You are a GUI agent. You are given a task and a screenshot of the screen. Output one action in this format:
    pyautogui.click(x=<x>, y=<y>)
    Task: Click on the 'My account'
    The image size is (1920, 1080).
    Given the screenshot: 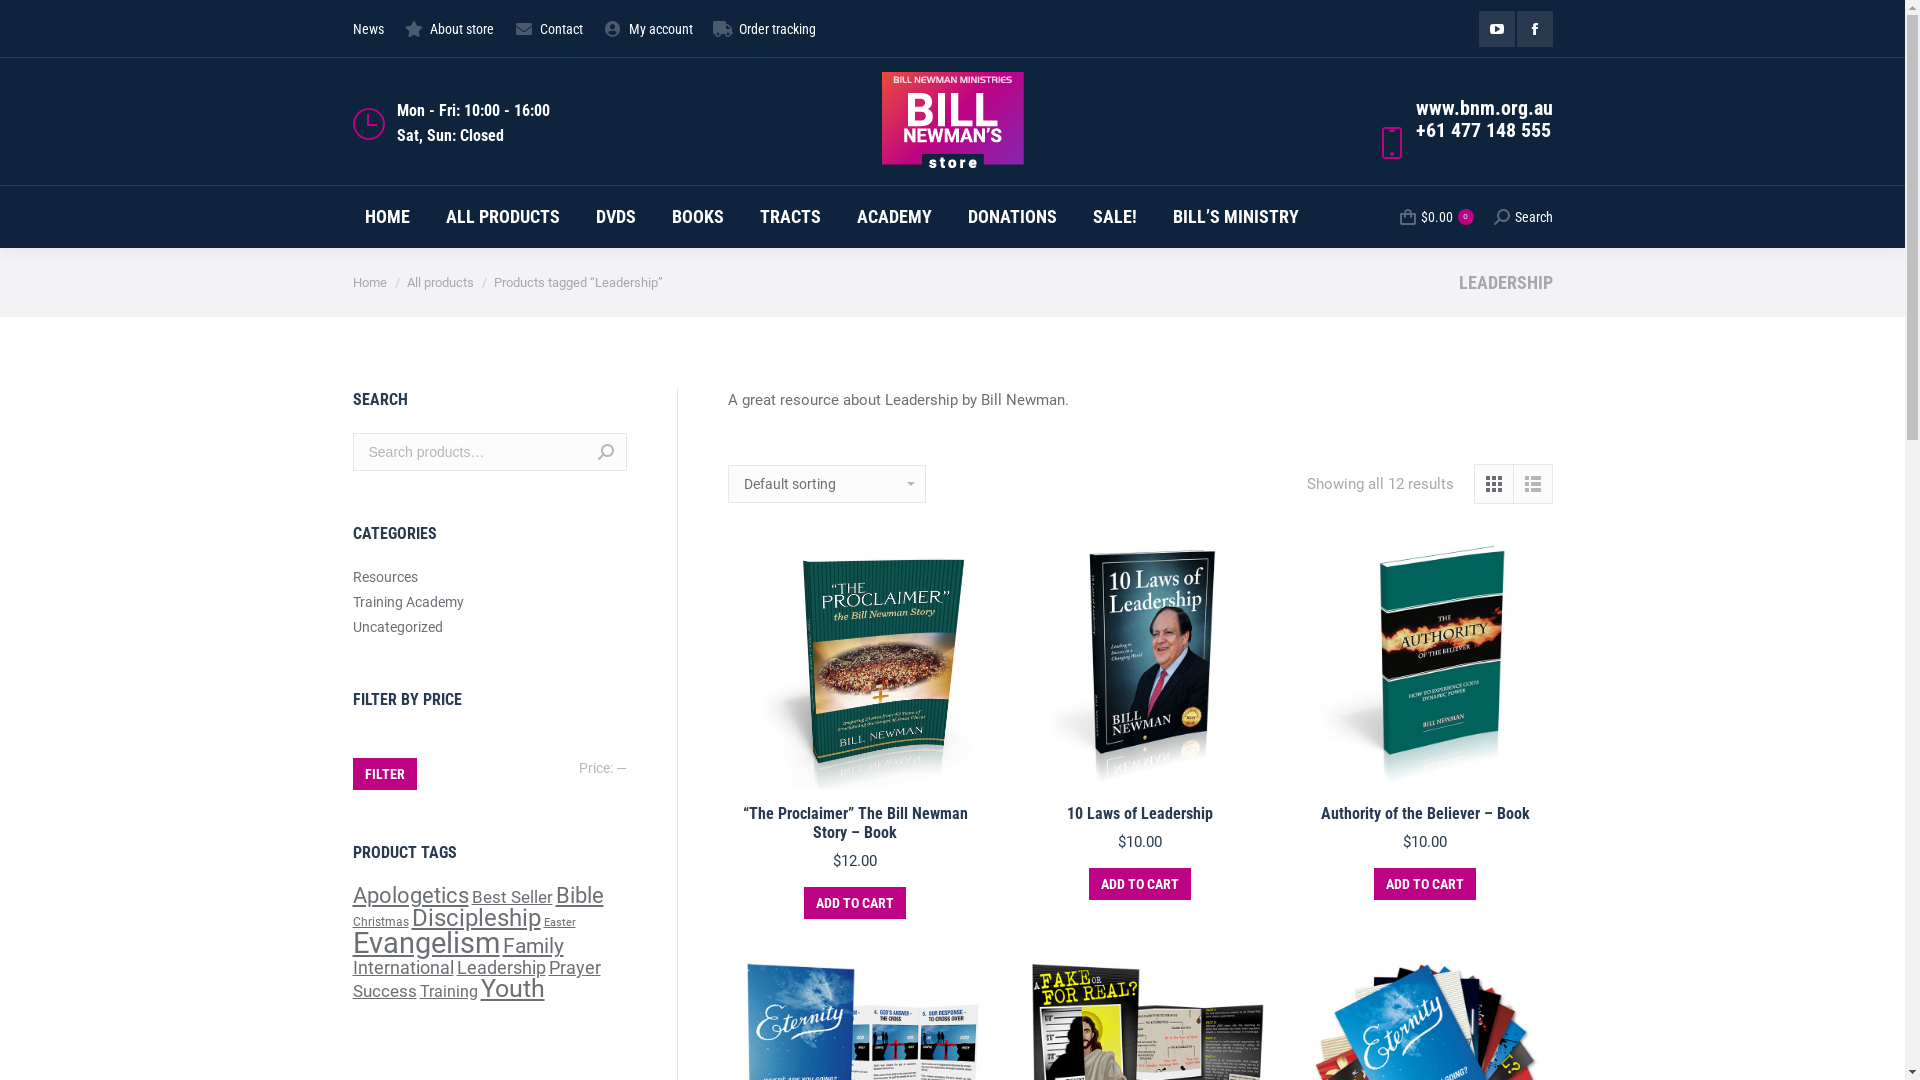 What is the action you would take?
    pyautogui.click(x=647, y=29)
    